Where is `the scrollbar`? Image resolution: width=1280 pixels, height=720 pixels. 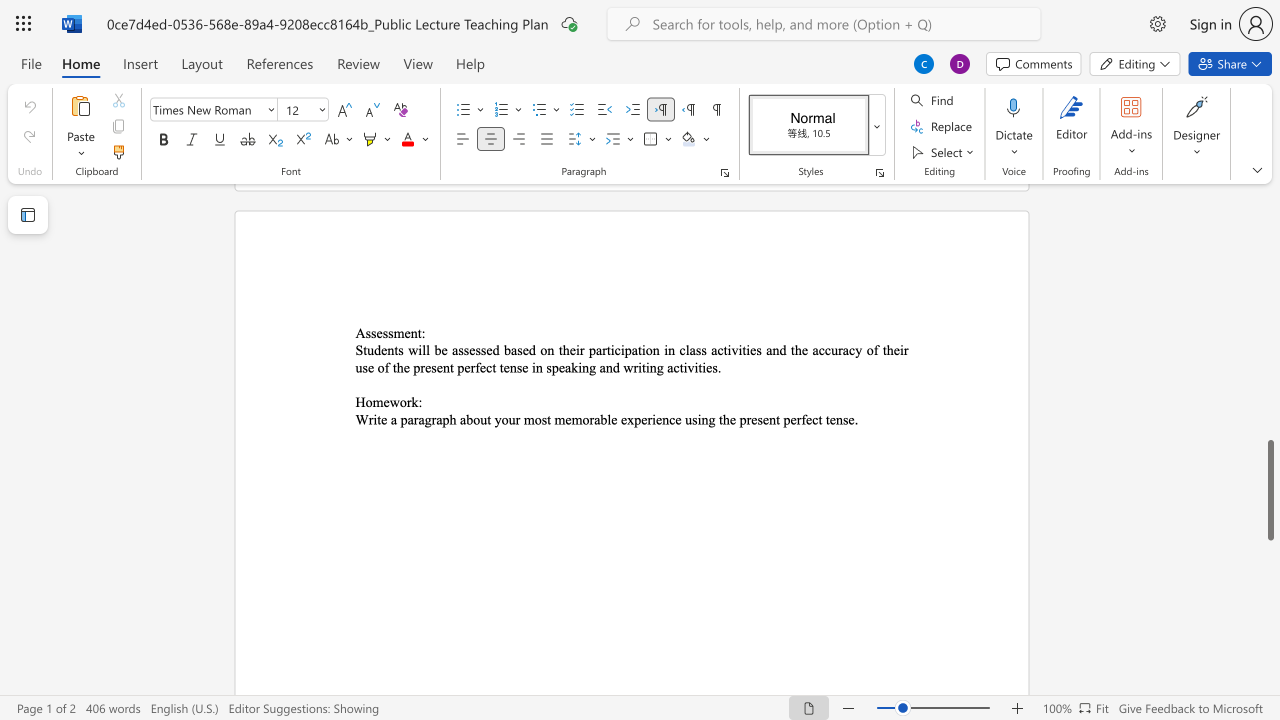
the scrollbar is located at coordinates (1269, 318).